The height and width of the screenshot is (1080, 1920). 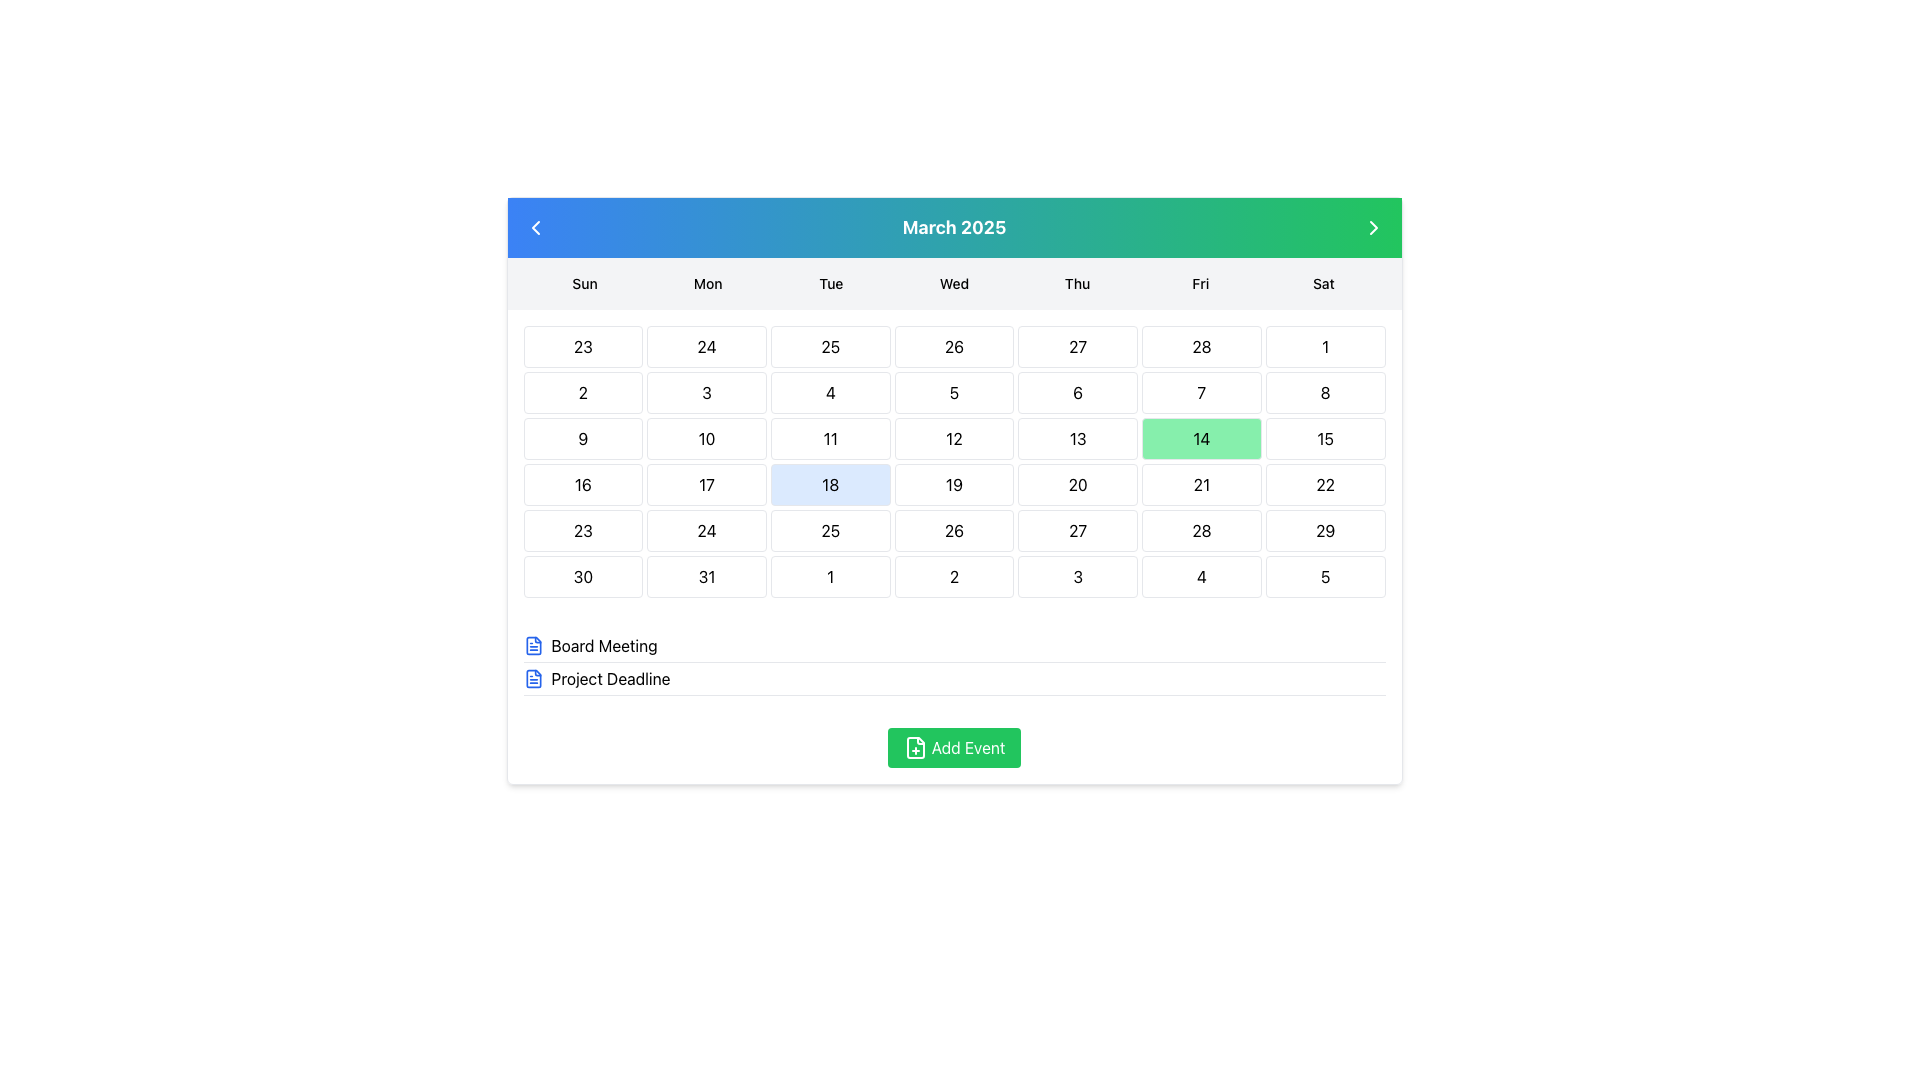 What do you see at coordinates (953, 485) in the screenshot?
I see `the clickable date box displaying '19' in the calendar under 'Mar 2025'` at bounding box center [953, 485].